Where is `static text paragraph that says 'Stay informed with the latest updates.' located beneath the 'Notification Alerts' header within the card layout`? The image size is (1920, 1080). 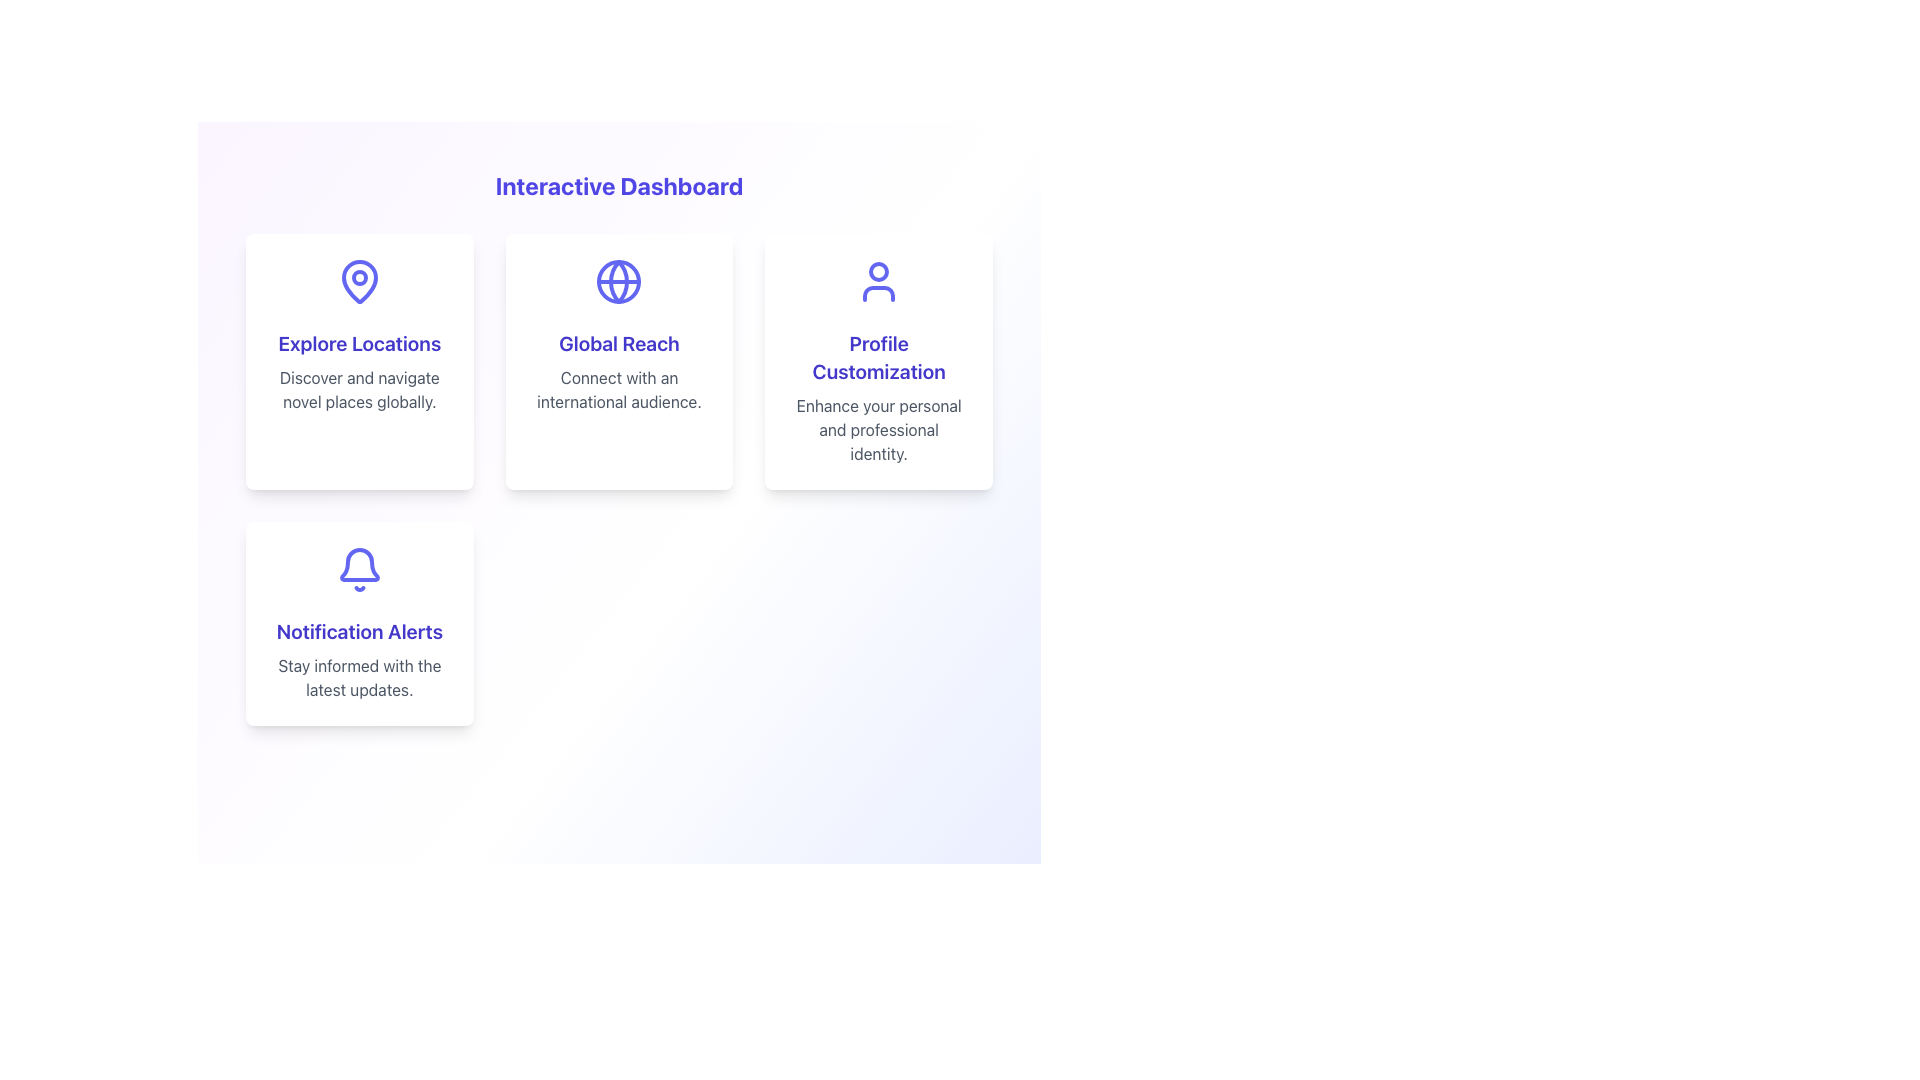 static text paragraph that says 'Stay informed with the latest updates.' located beneath the 'Notification Alerts' header within the card layout is located at coordinates (359, 677).